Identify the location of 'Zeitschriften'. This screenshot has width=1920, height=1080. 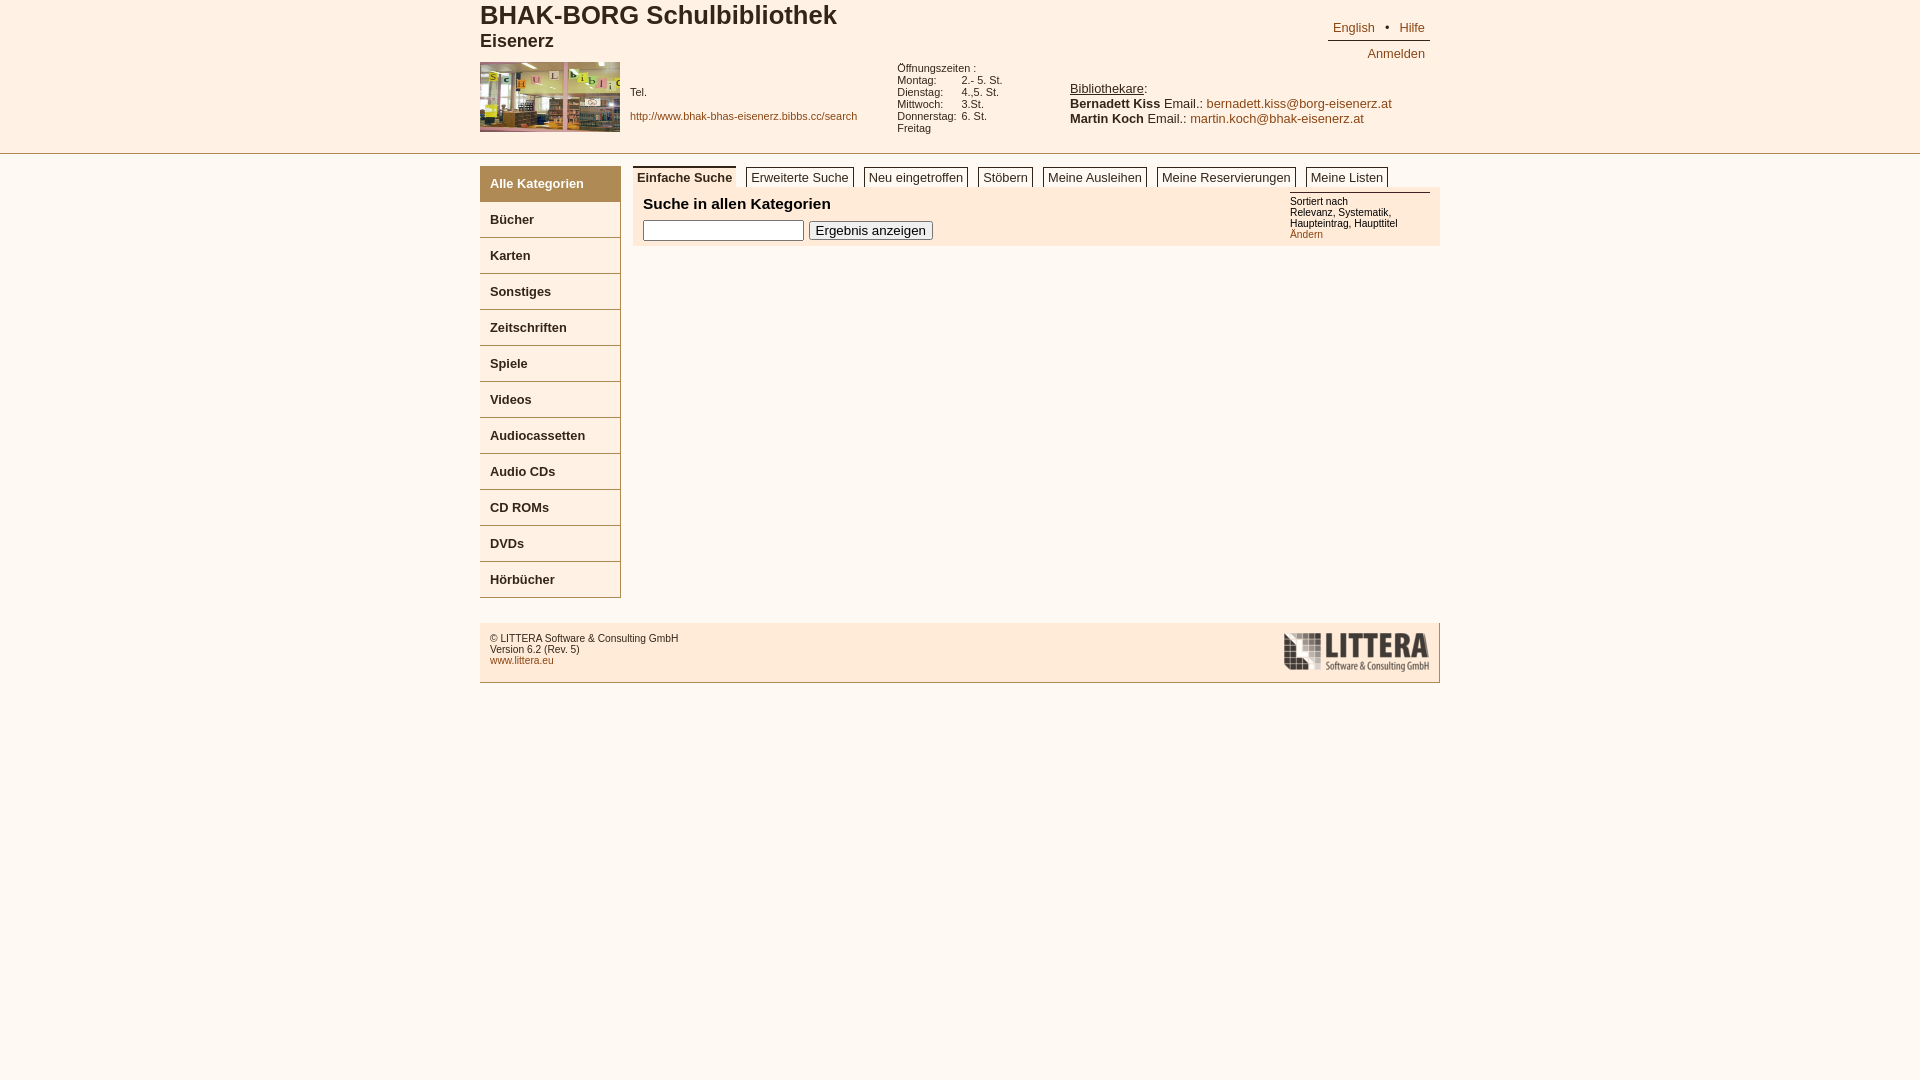
(550, 326).